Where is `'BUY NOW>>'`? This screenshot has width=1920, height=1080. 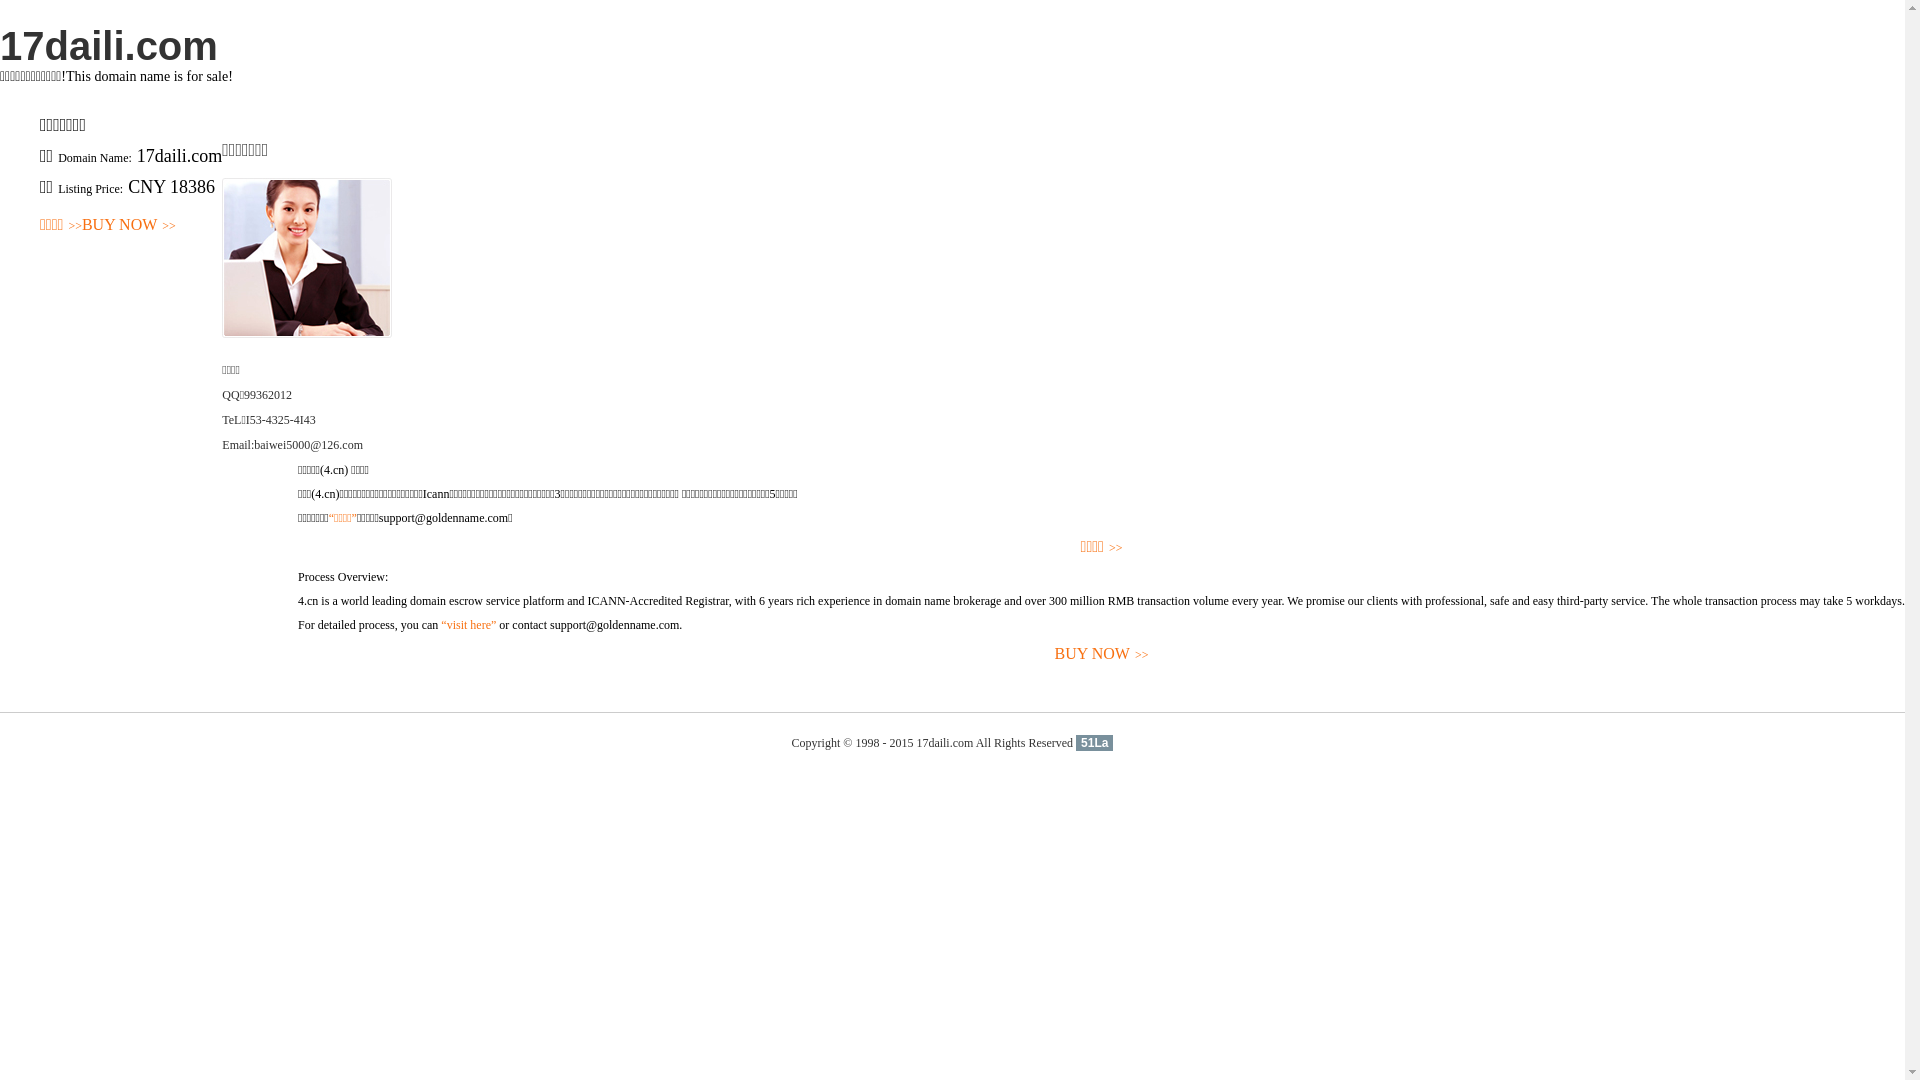 'BUY NOW>>' is located at coordinates (1100, 654).